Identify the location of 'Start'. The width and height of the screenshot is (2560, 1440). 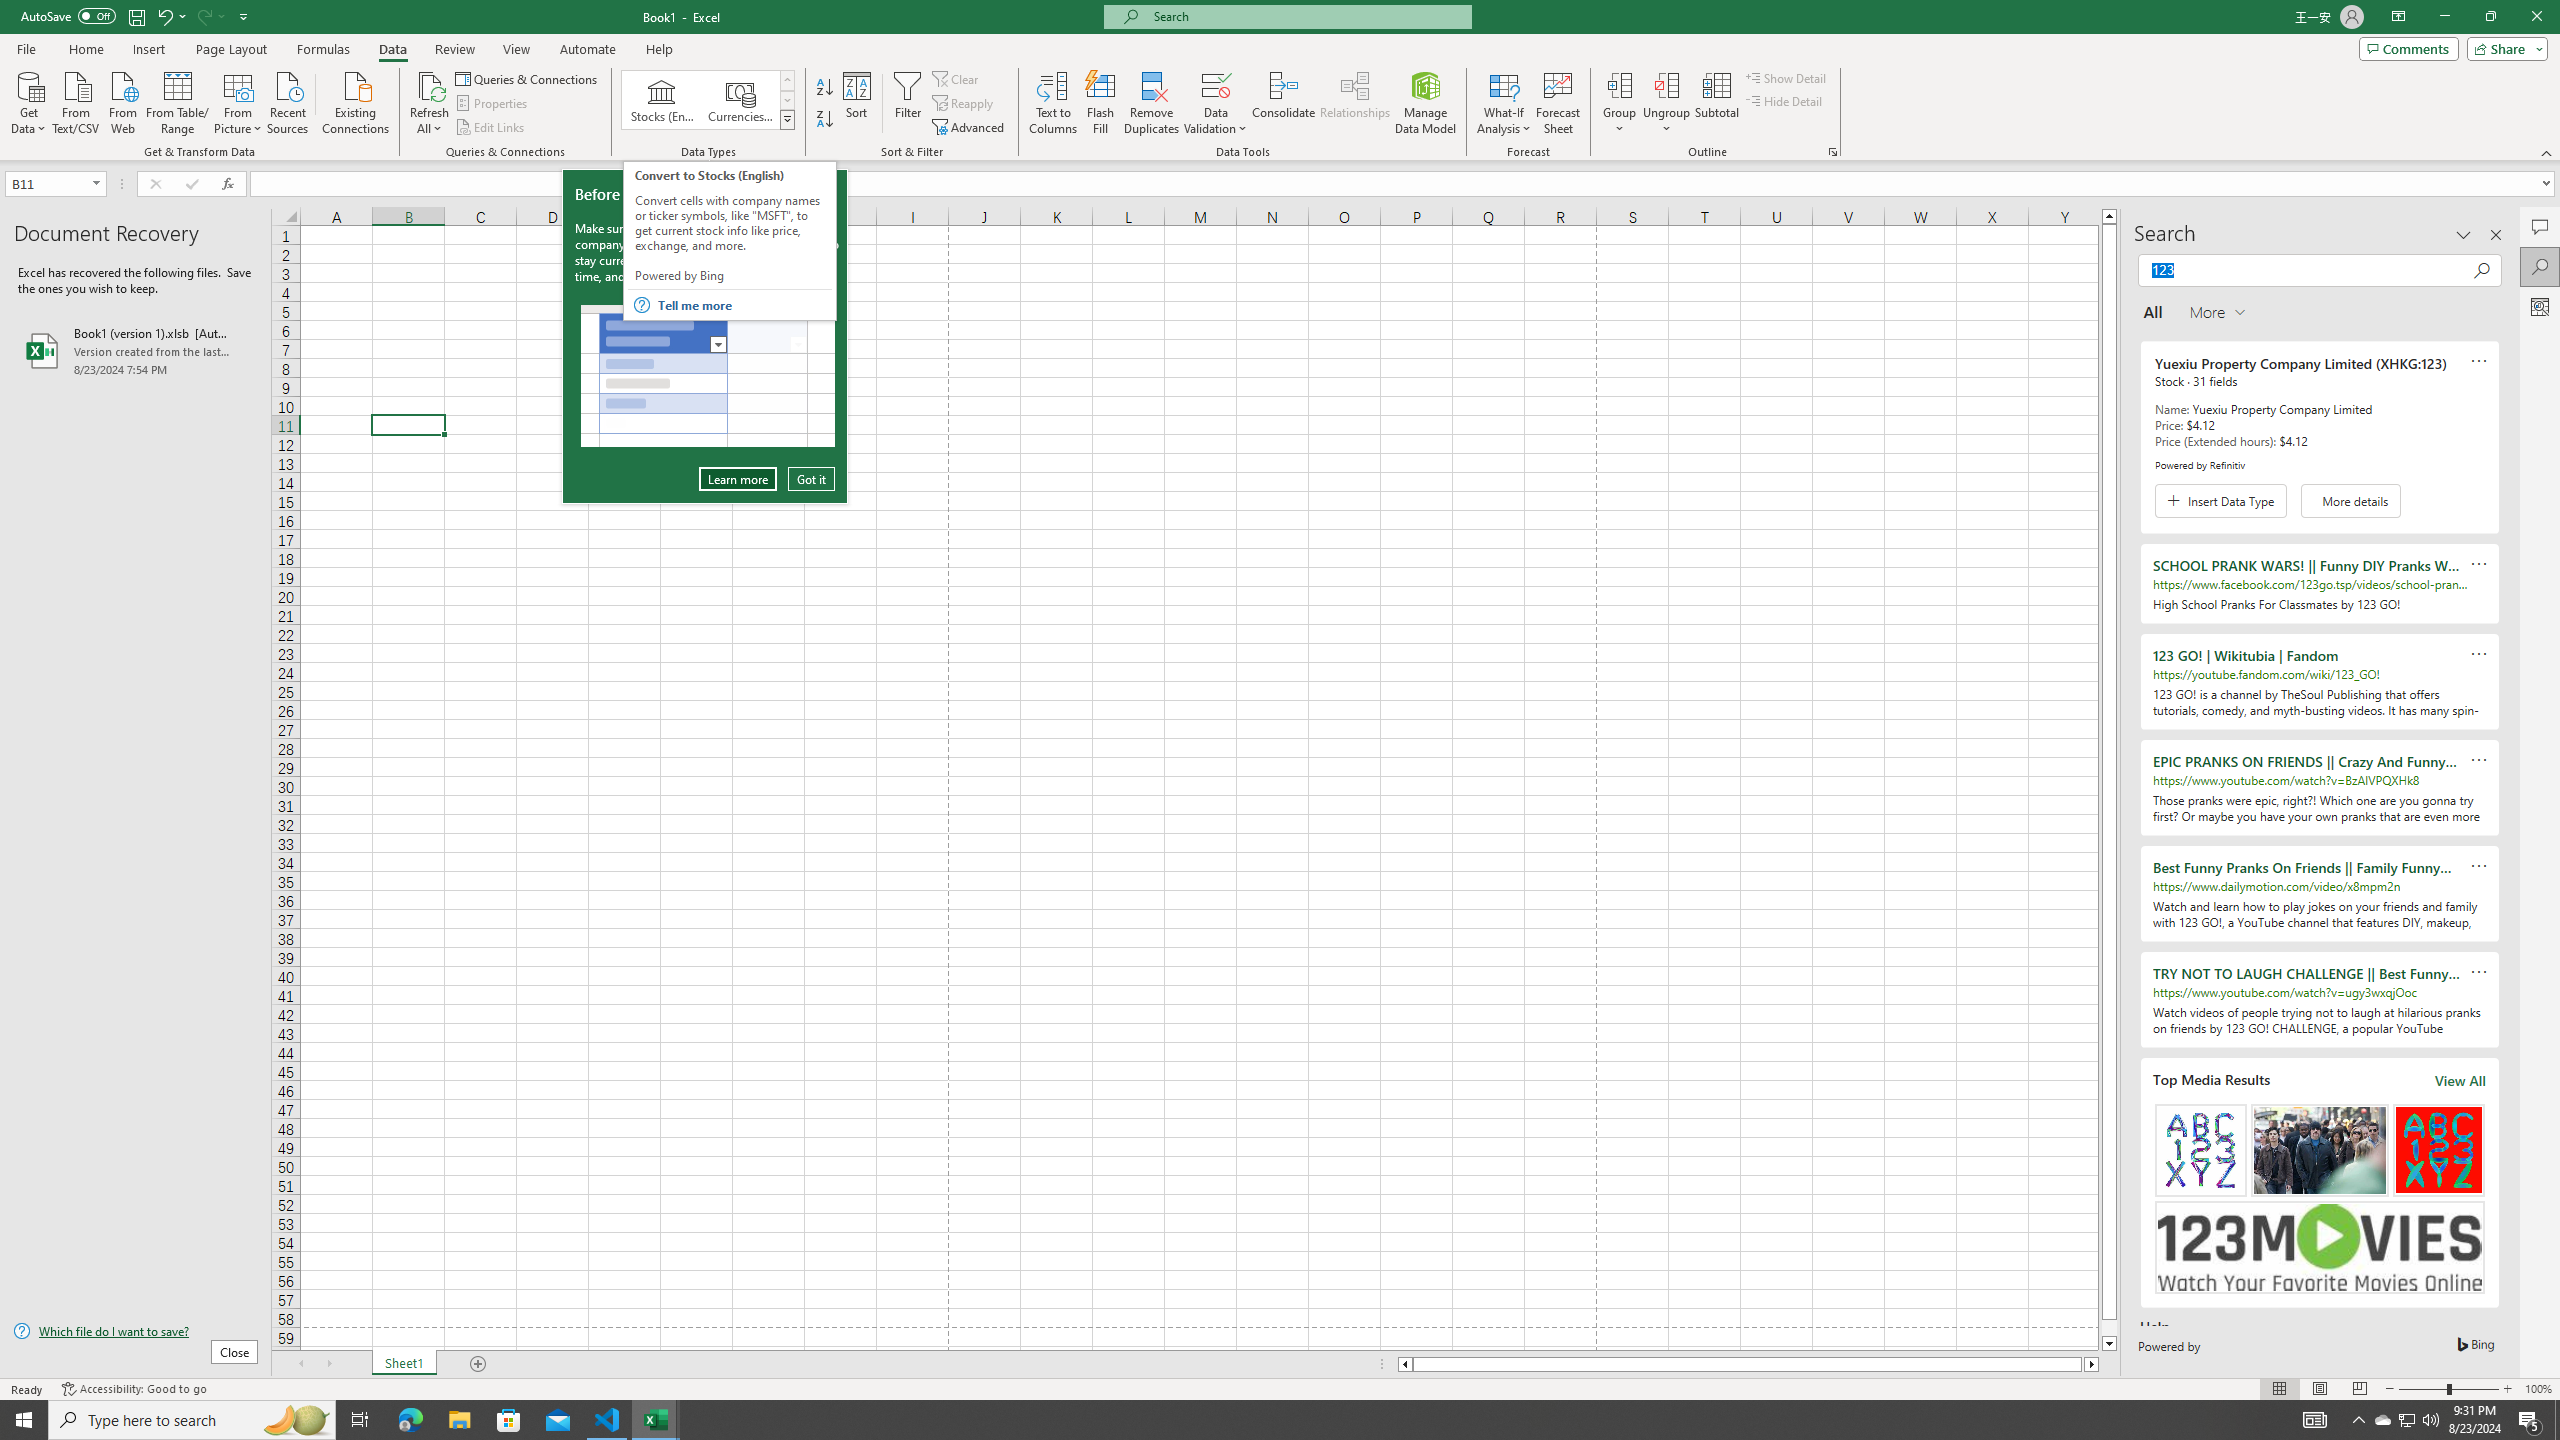
(24, 1418).